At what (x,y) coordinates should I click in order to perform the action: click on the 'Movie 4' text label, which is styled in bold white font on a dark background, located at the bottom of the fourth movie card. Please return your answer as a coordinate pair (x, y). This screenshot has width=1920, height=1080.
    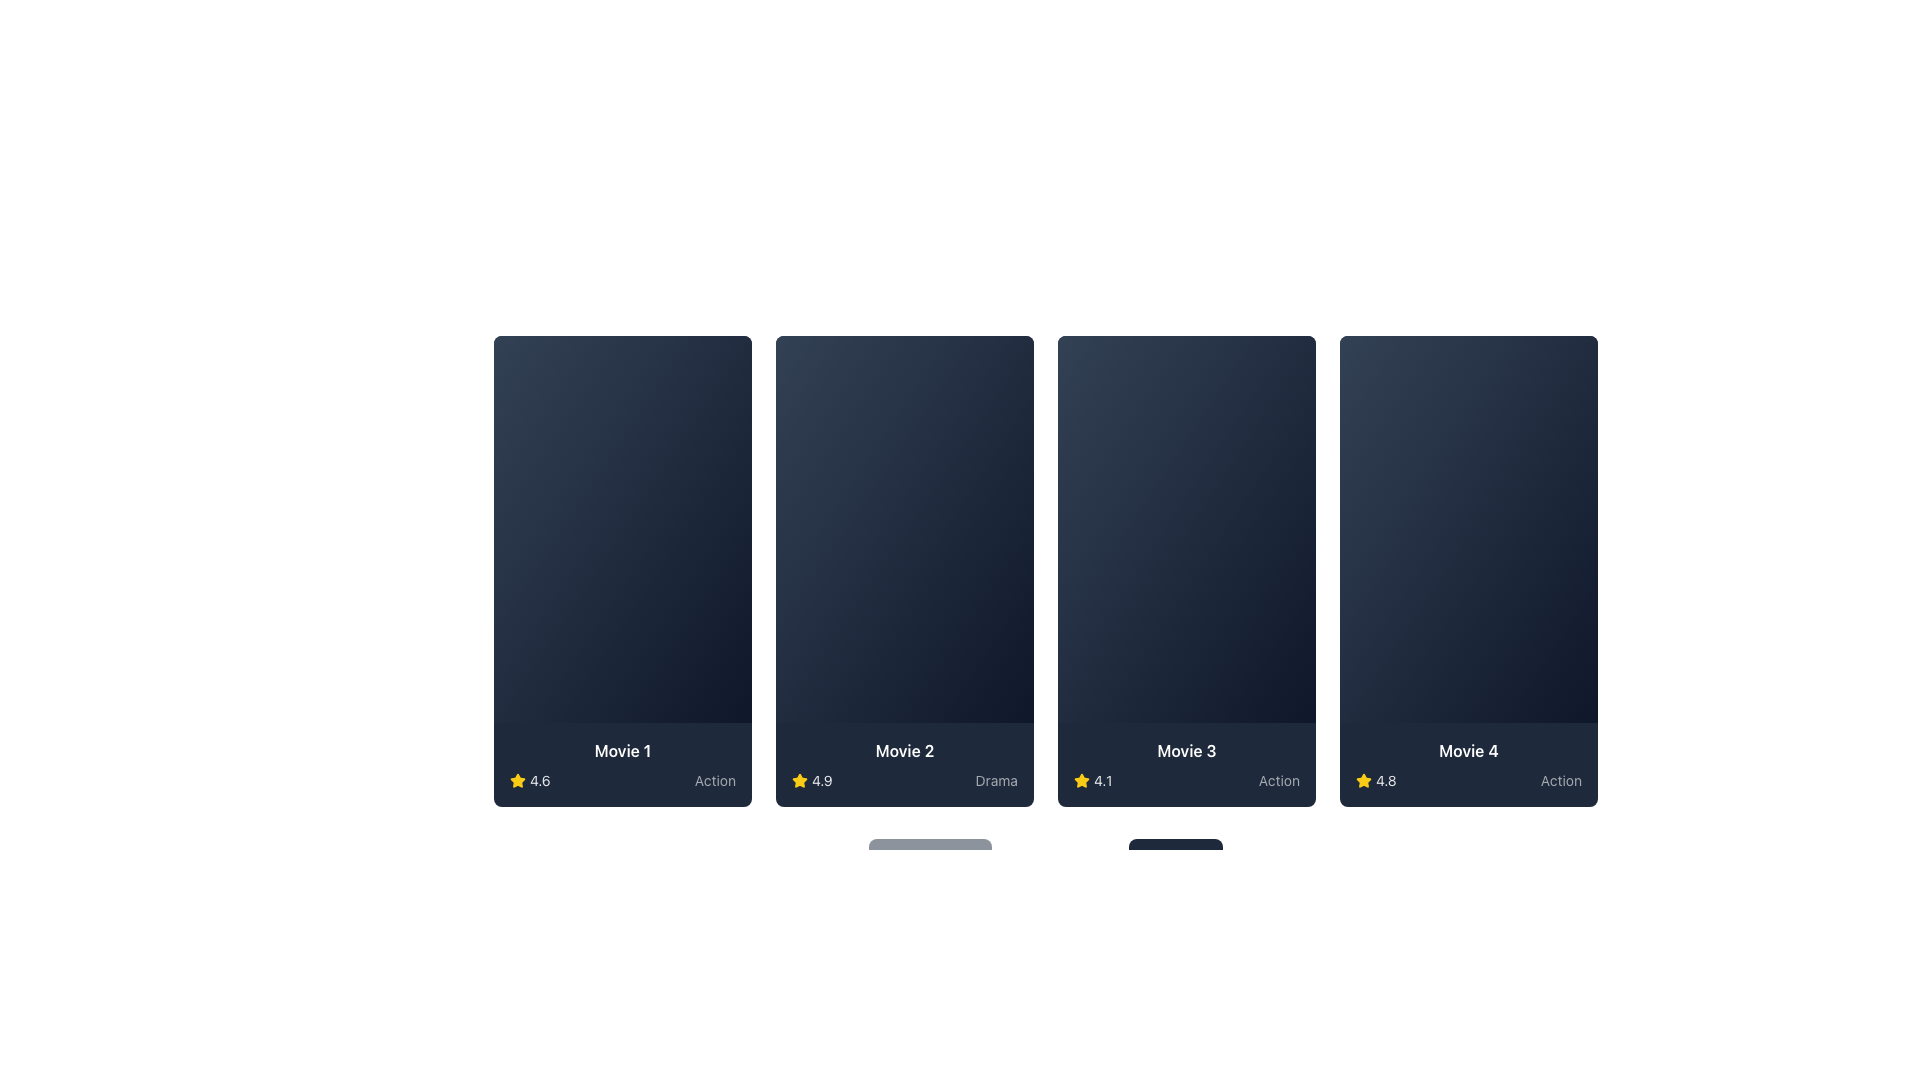
    Looking at the image, I should click on (1468, 751).